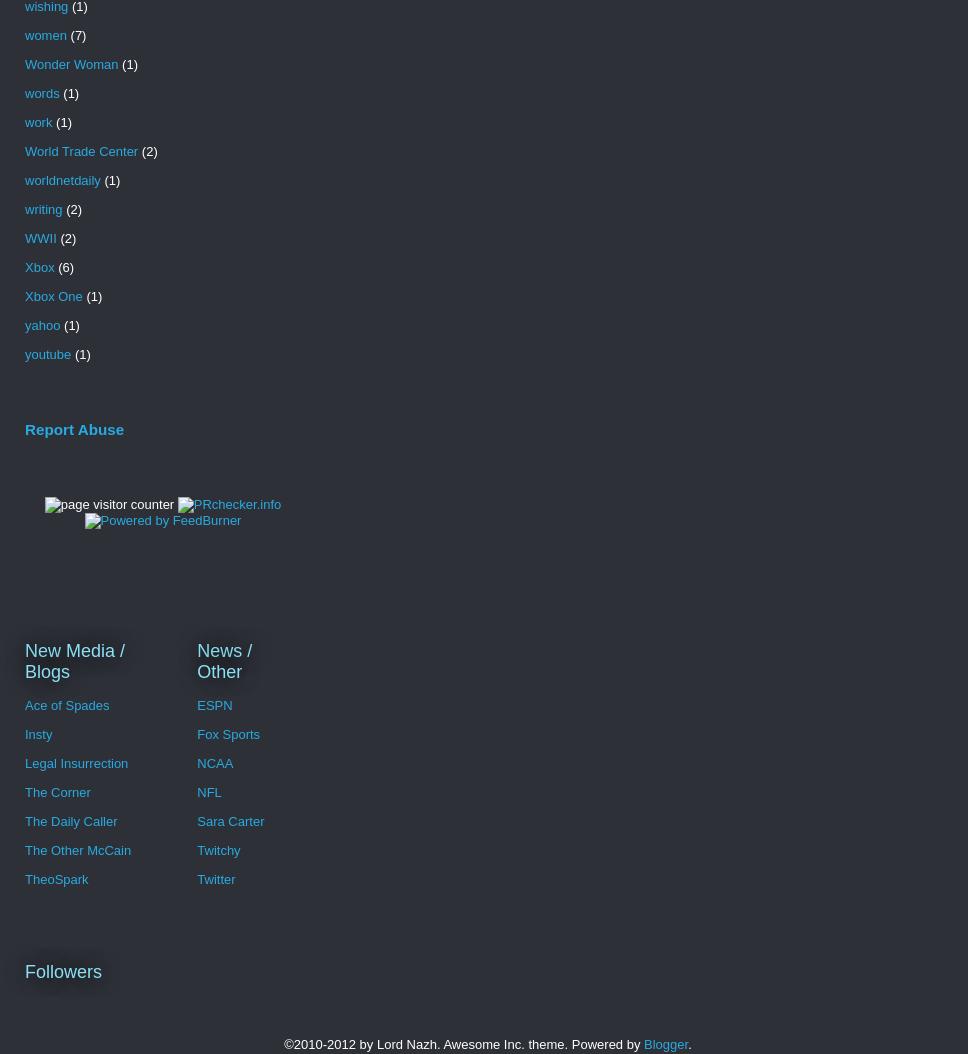  Describe the element at coordinates (227, 733) in the screenshot. I see `'Fox Sports'` at that location.